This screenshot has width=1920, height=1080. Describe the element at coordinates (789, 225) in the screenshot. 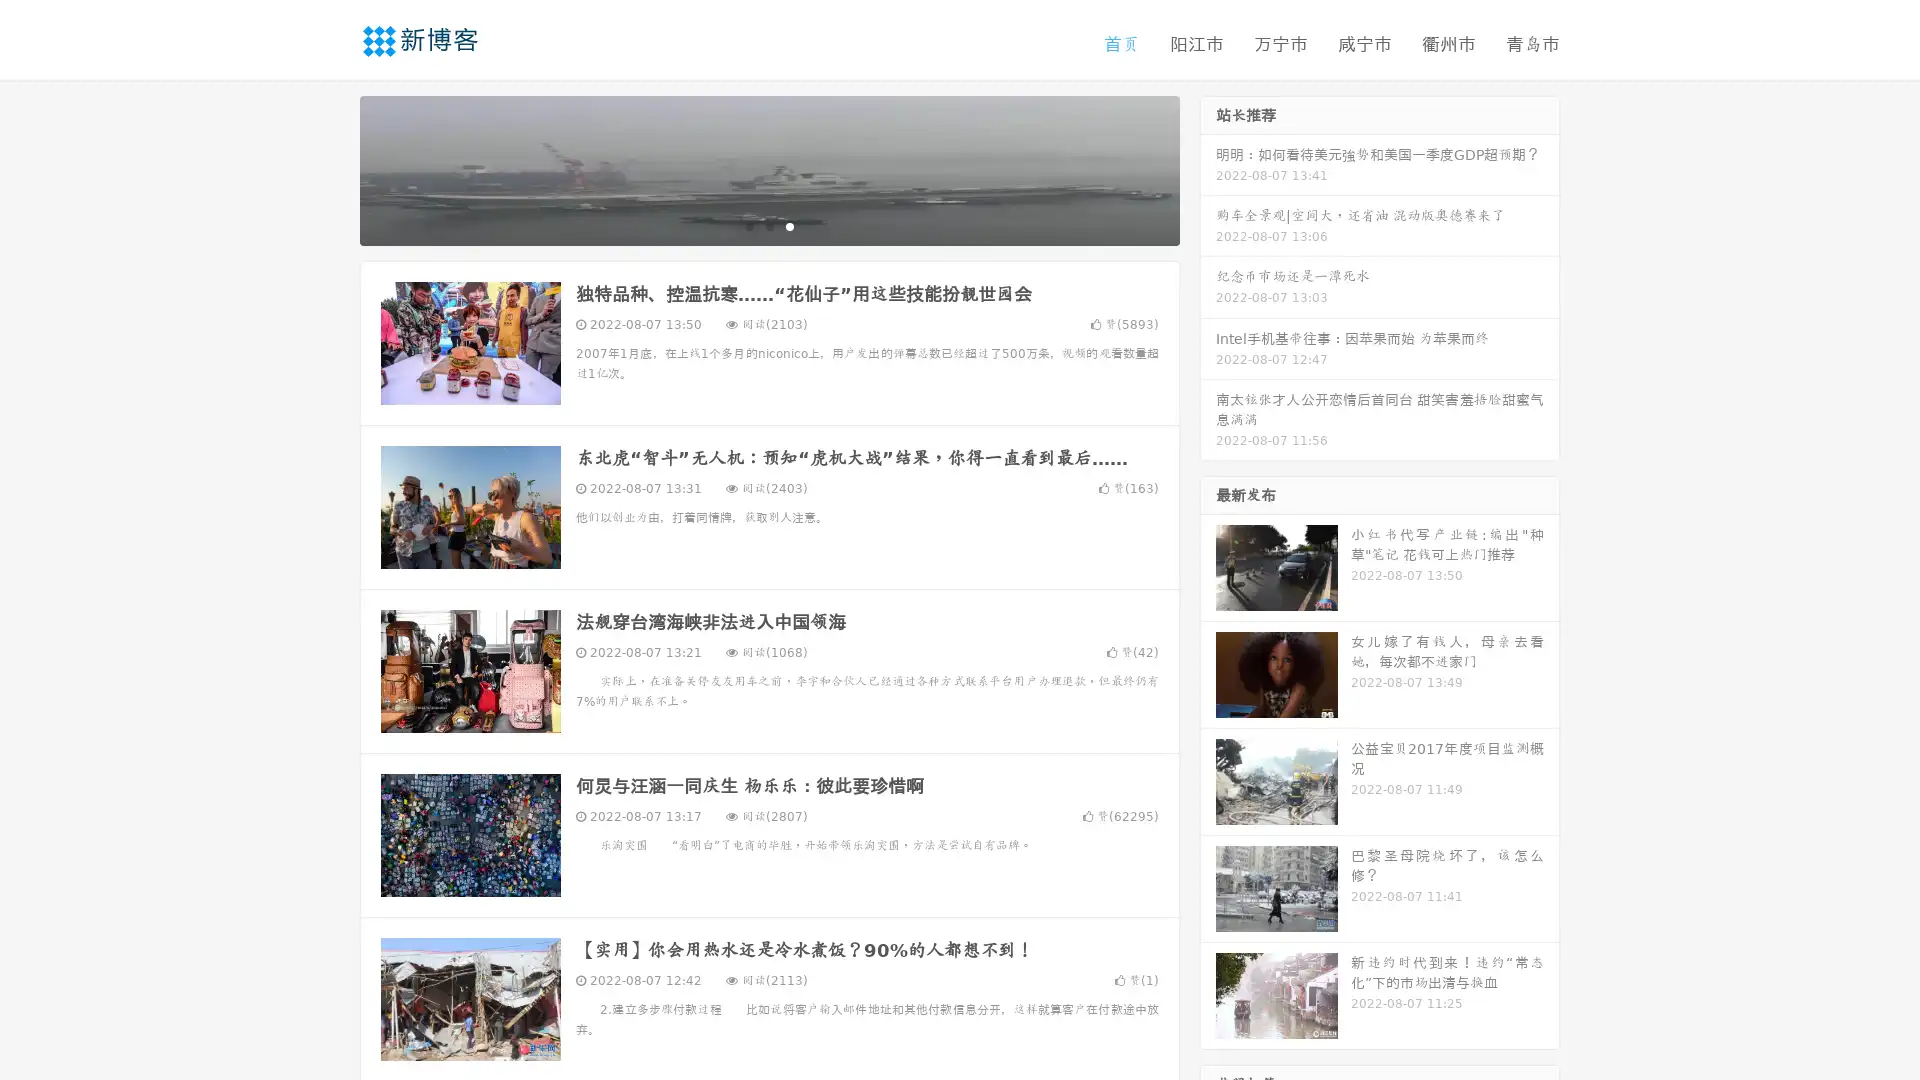

I see `Go to slide 3` at that location.